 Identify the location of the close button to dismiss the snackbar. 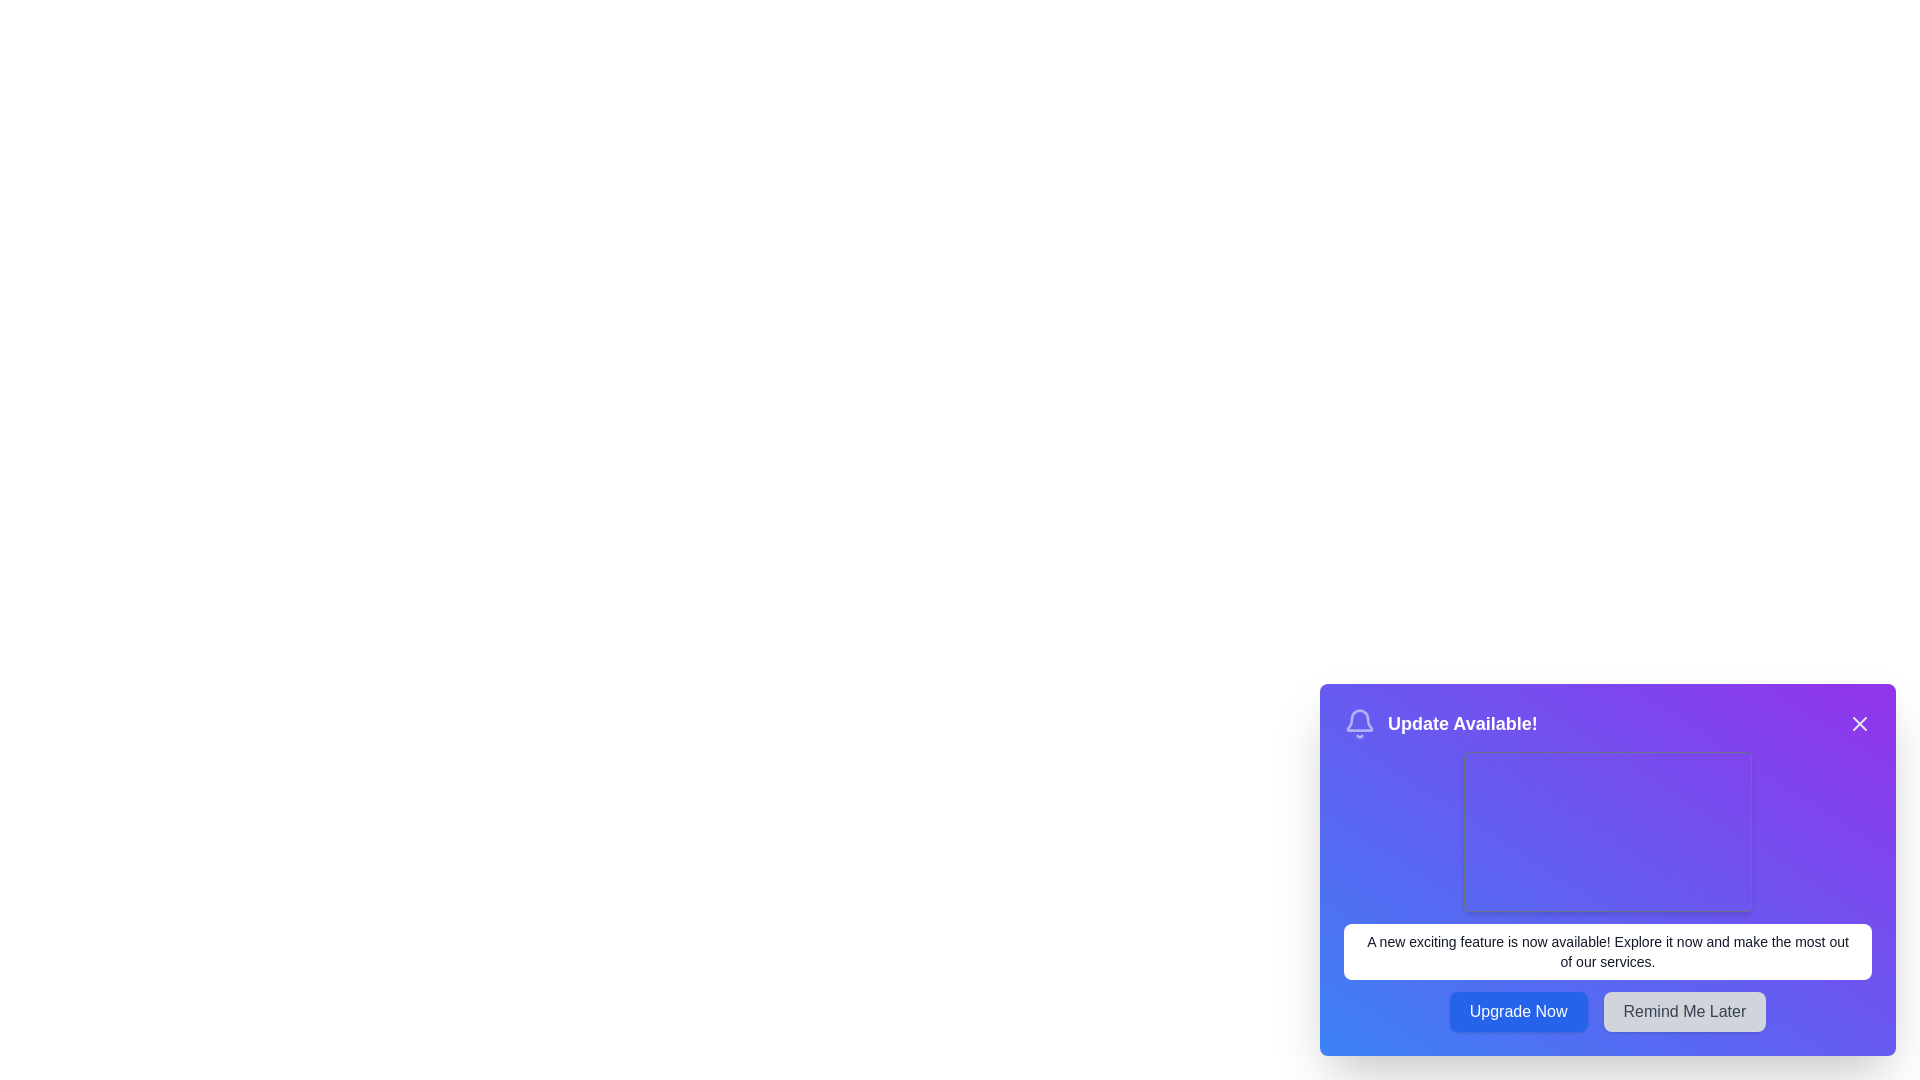
(1859, 724).